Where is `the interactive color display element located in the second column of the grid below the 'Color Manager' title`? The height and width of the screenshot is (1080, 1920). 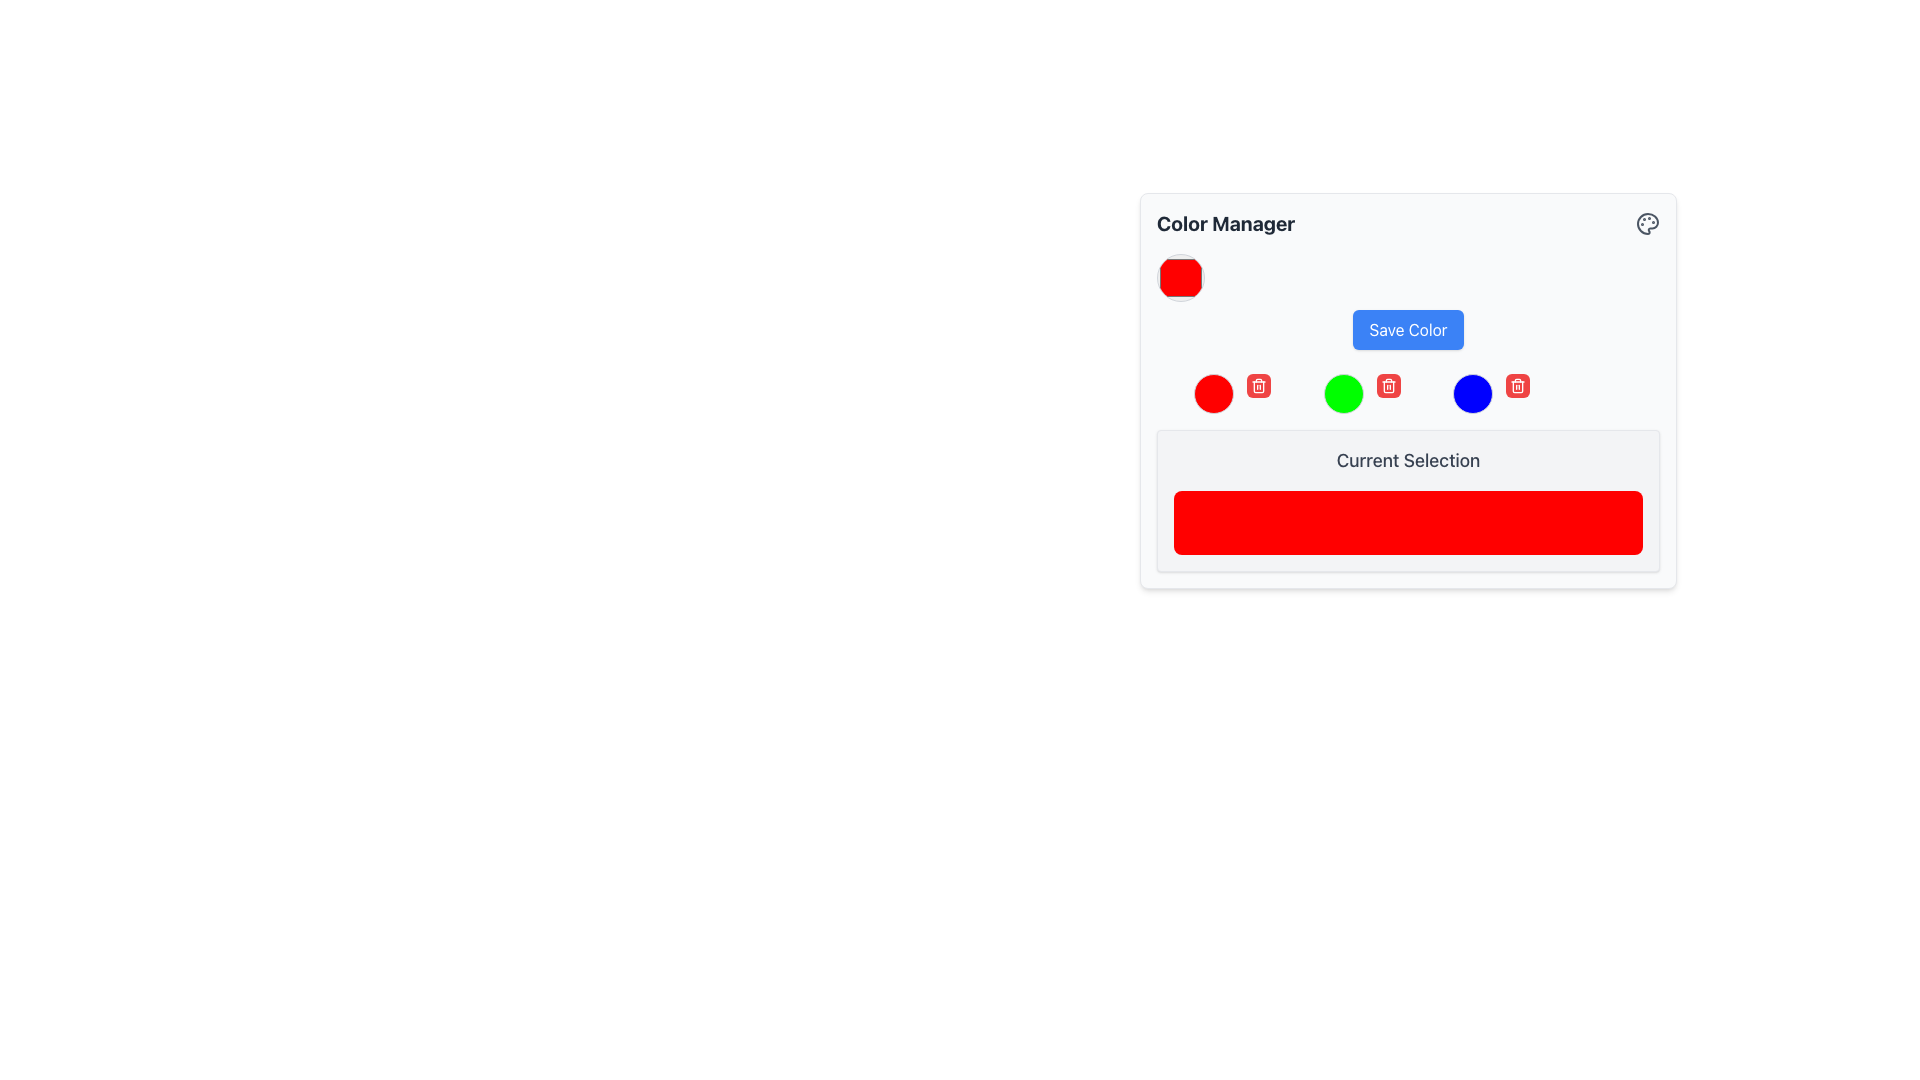
the interactive color display element located in the second column of the grid below the 'Color Manager' title is located at coordinates (1343, 393).